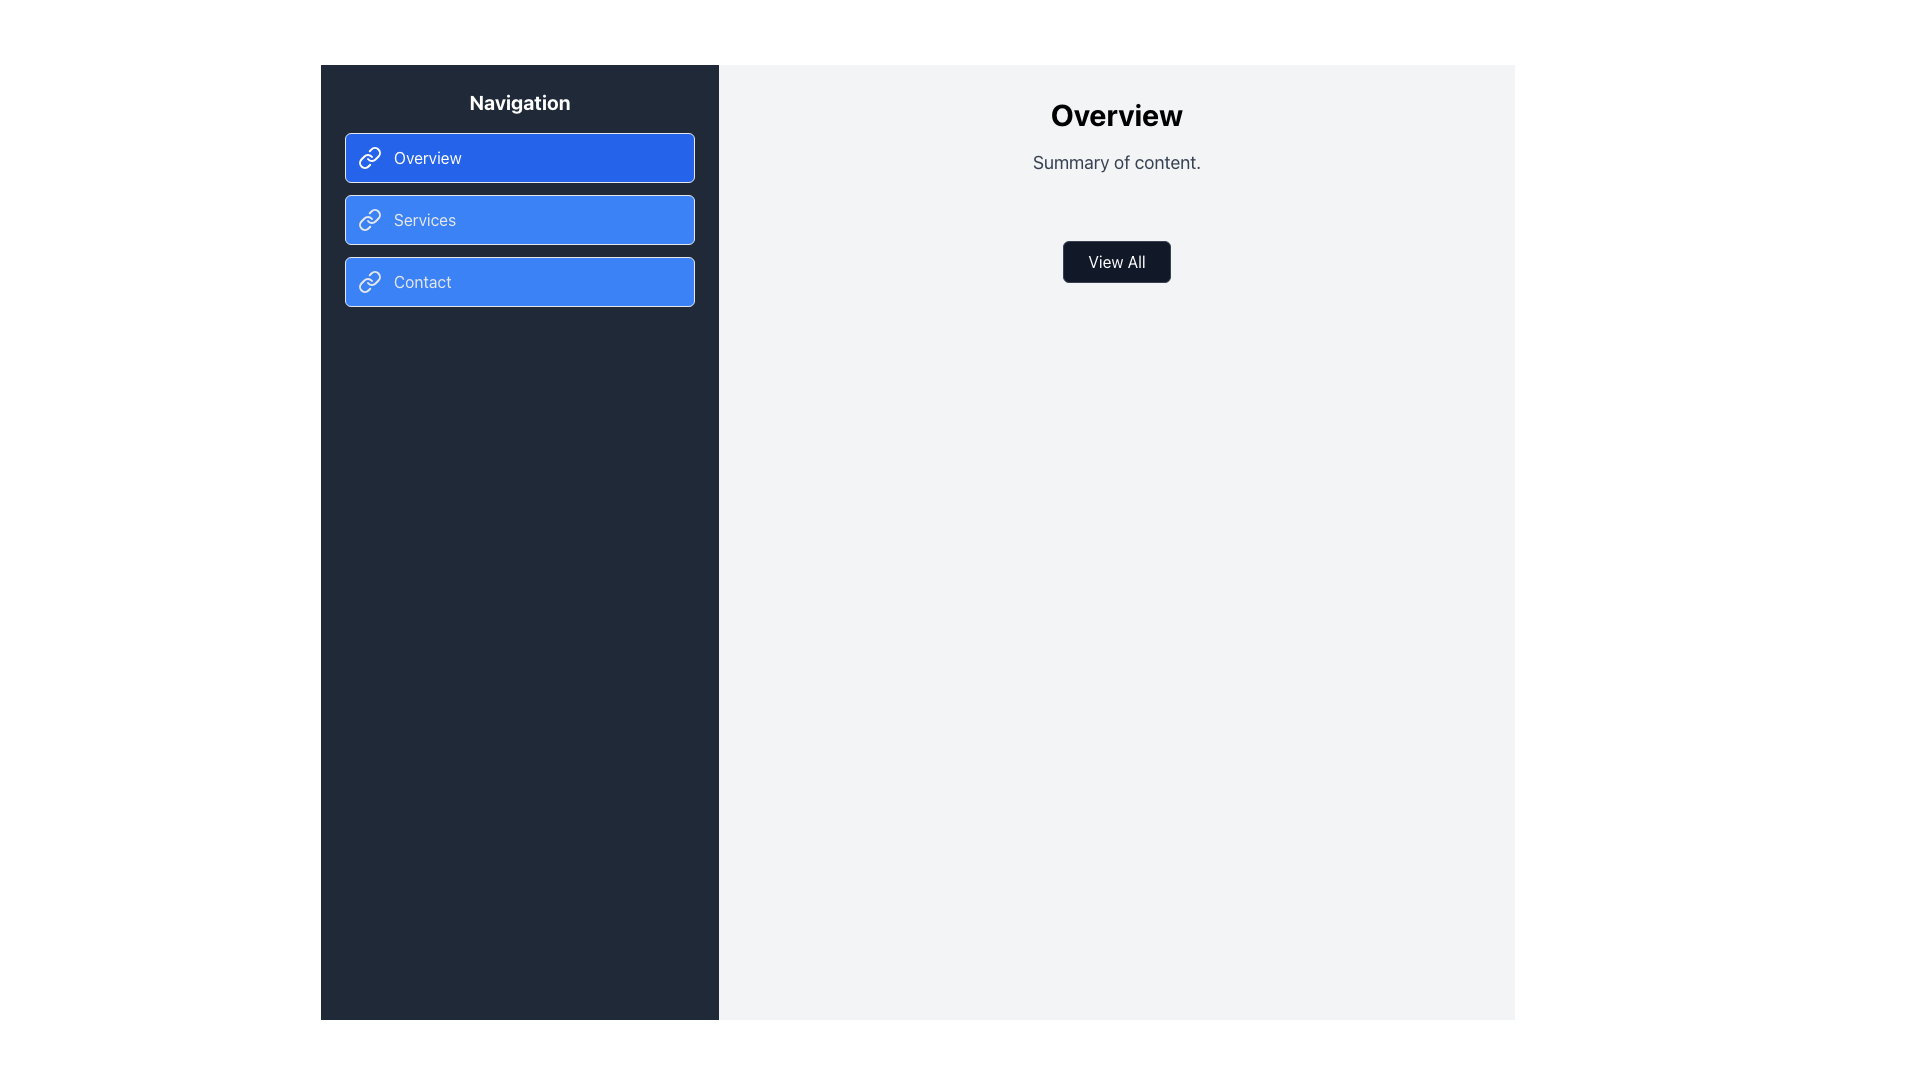  What do you see at coordinates (1116, 261) in the screenshot?
I see `the 'View All' button, which is a rectangular button with white text on a dark background, located below the 'Summary of content.' text` at bounding box center [1116, 261].